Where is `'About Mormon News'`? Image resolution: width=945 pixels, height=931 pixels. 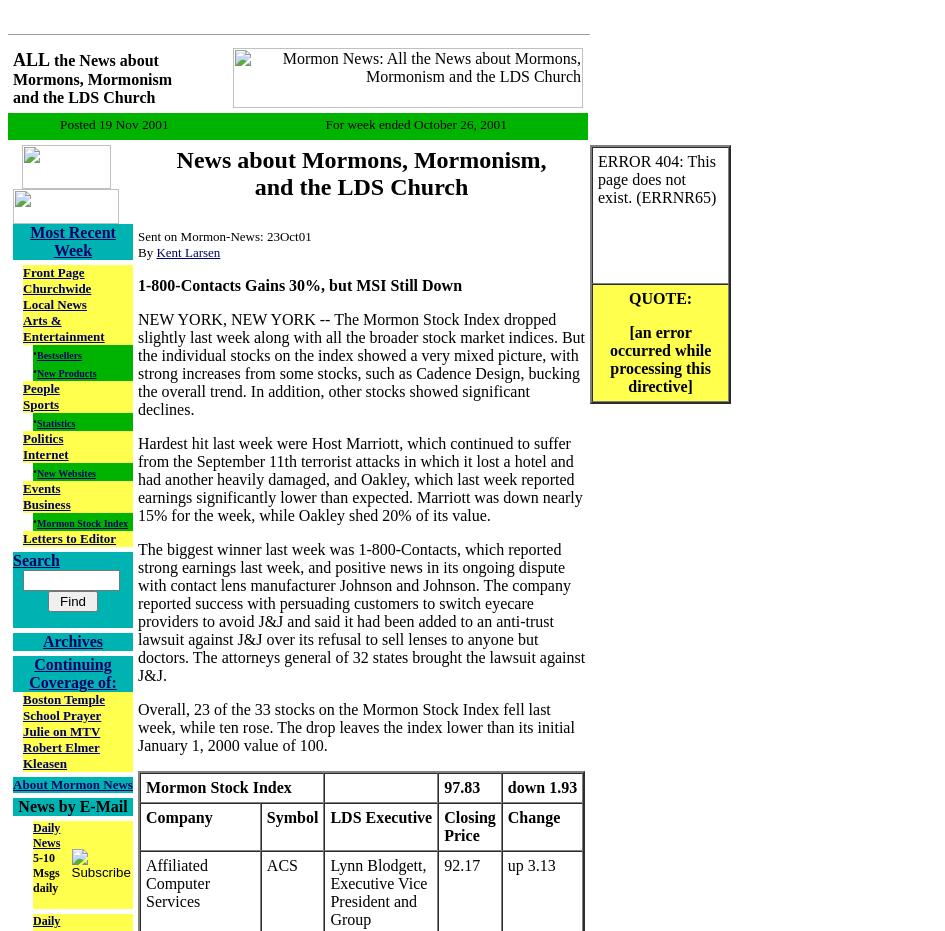 'About Mormon News' is located at coordinates (71, 783).